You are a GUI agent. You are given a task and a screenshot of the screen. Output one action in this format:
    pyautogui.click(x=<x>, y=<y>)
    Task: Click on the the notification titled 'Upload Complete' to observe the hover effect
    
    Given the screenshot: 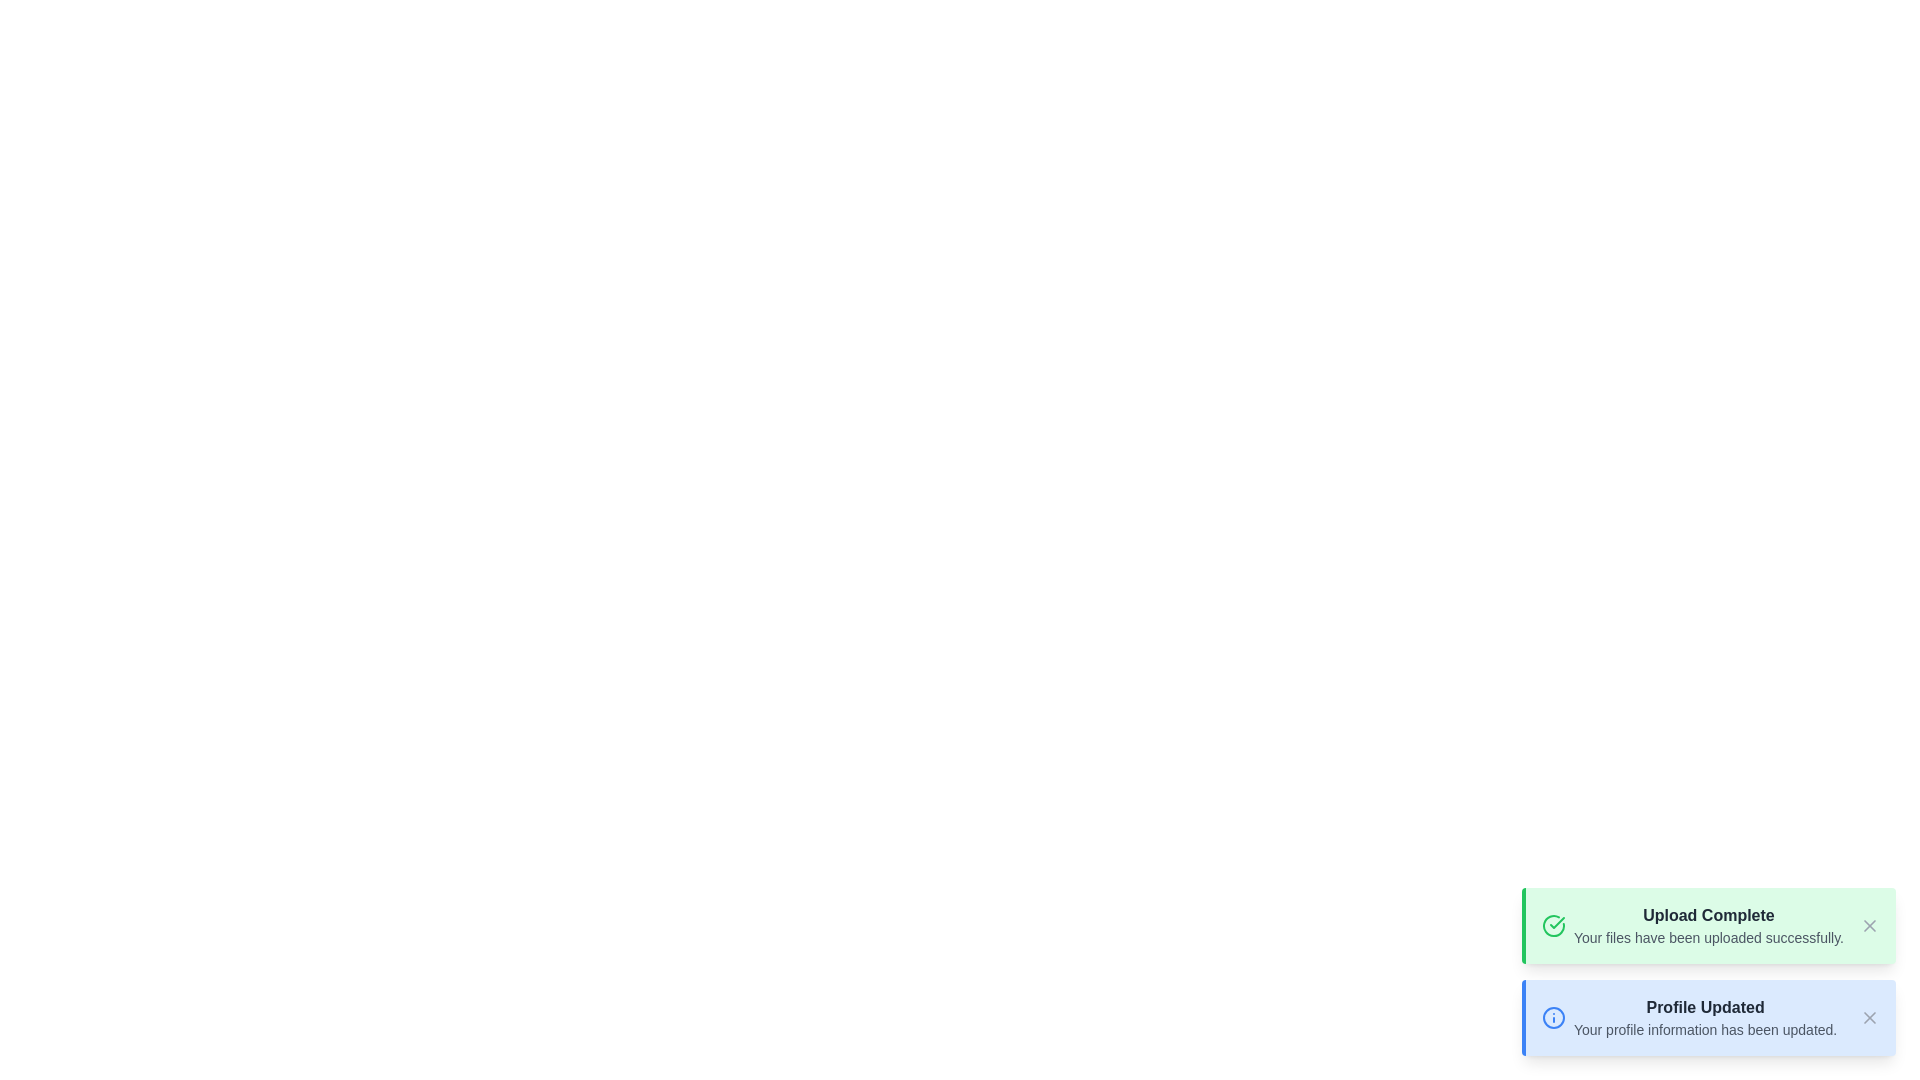 What is the action you would take?
    pyautogui.click(x=1707, y=925)
    